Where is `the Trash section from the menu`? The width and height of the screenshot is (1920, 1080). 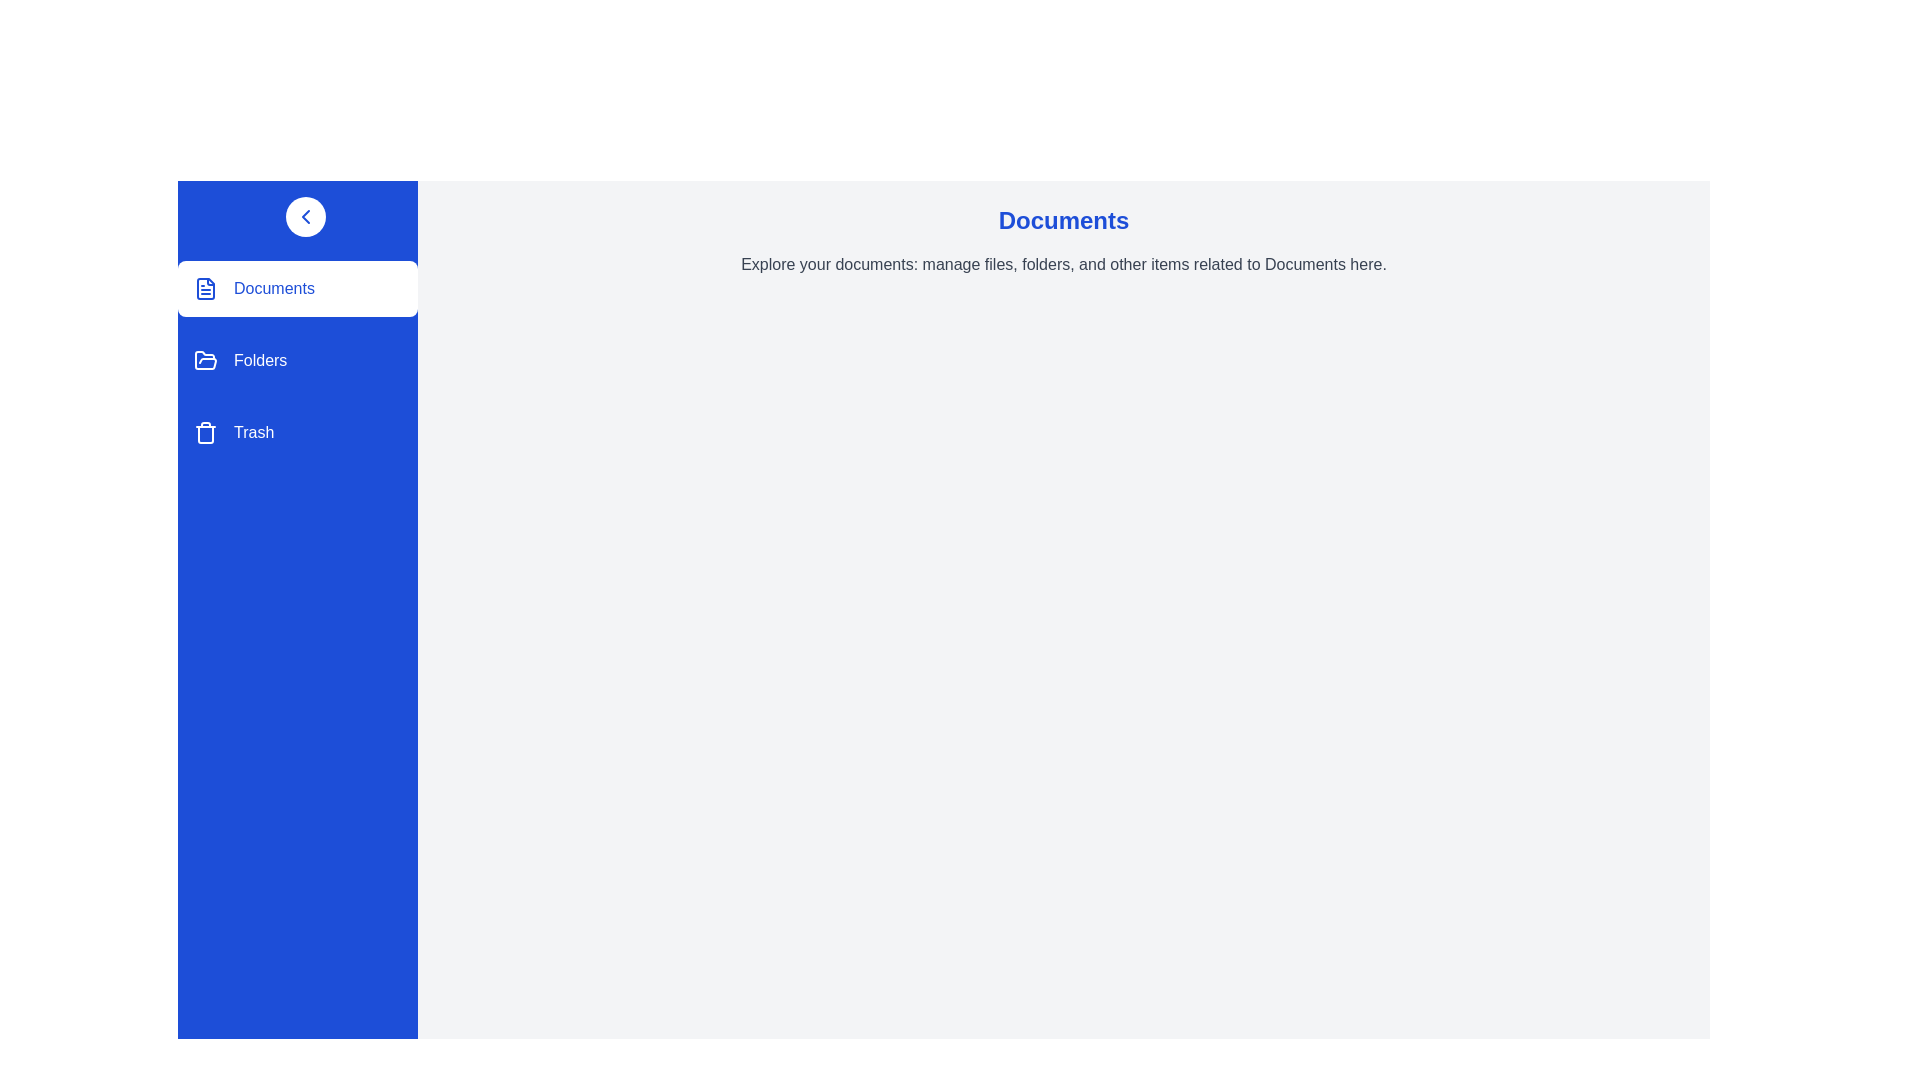 the Trash section from the menu is located at coordinates (296, 431).